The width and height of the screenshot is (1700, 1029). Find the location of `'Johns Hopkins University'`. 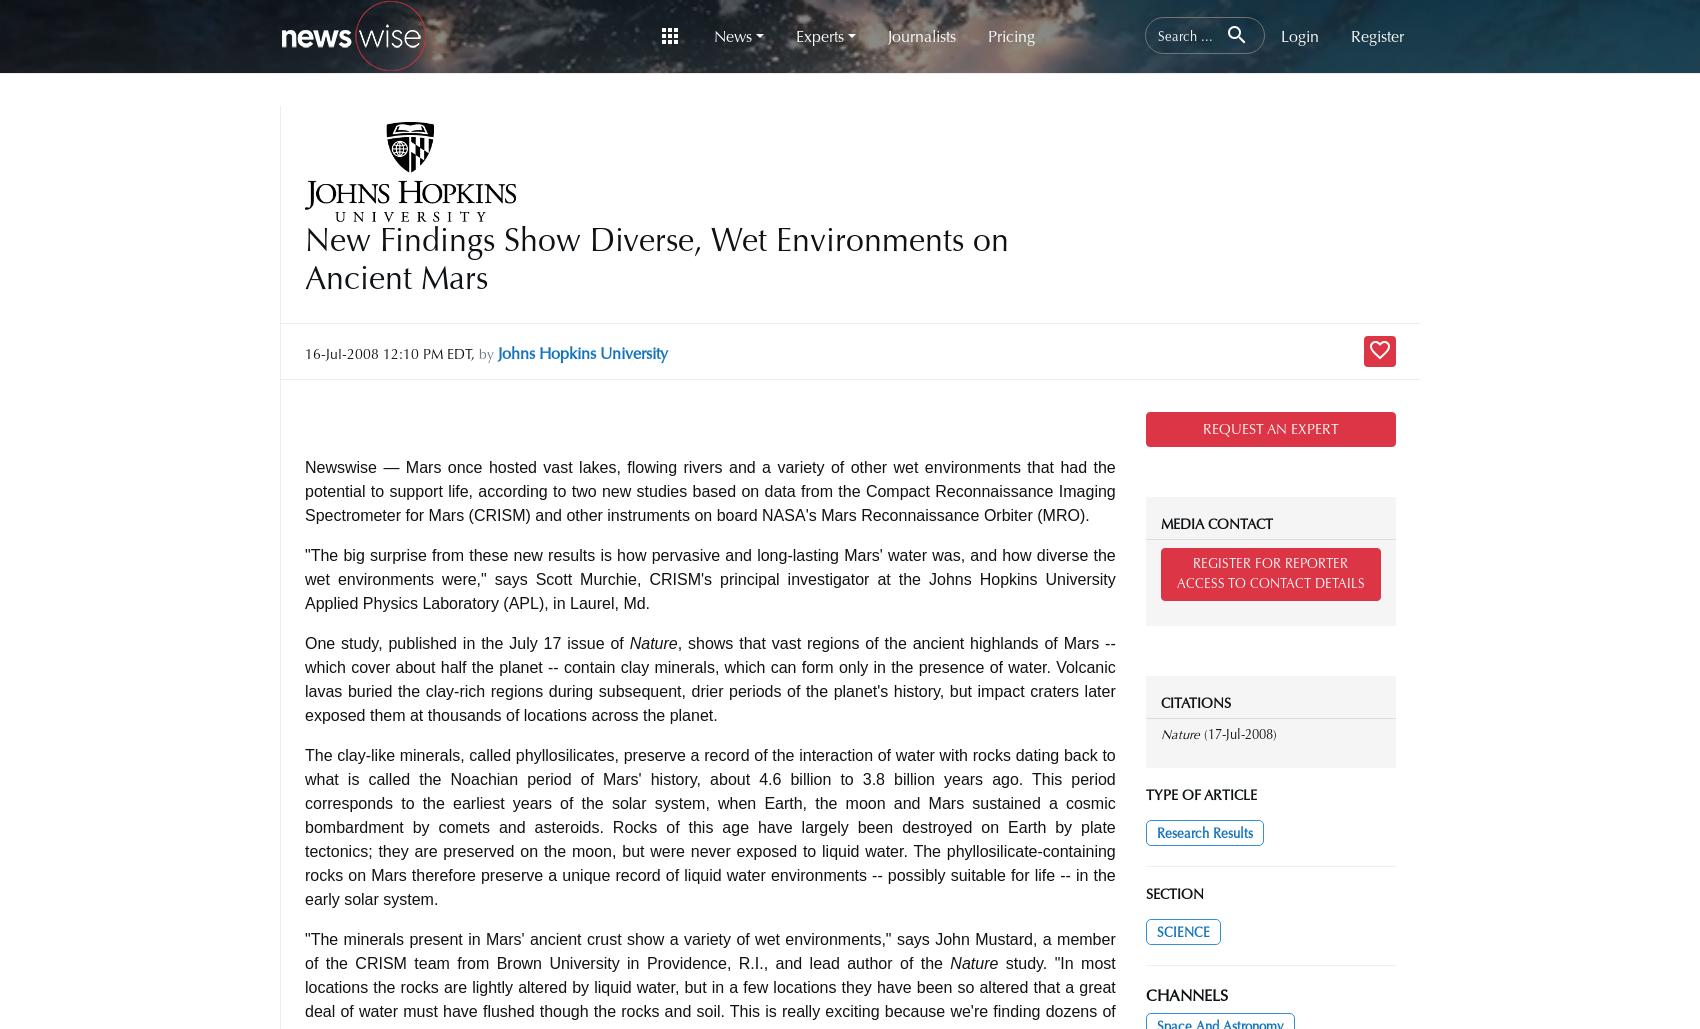

'Johns Hopkins University' is located at coordinates (497, 352).